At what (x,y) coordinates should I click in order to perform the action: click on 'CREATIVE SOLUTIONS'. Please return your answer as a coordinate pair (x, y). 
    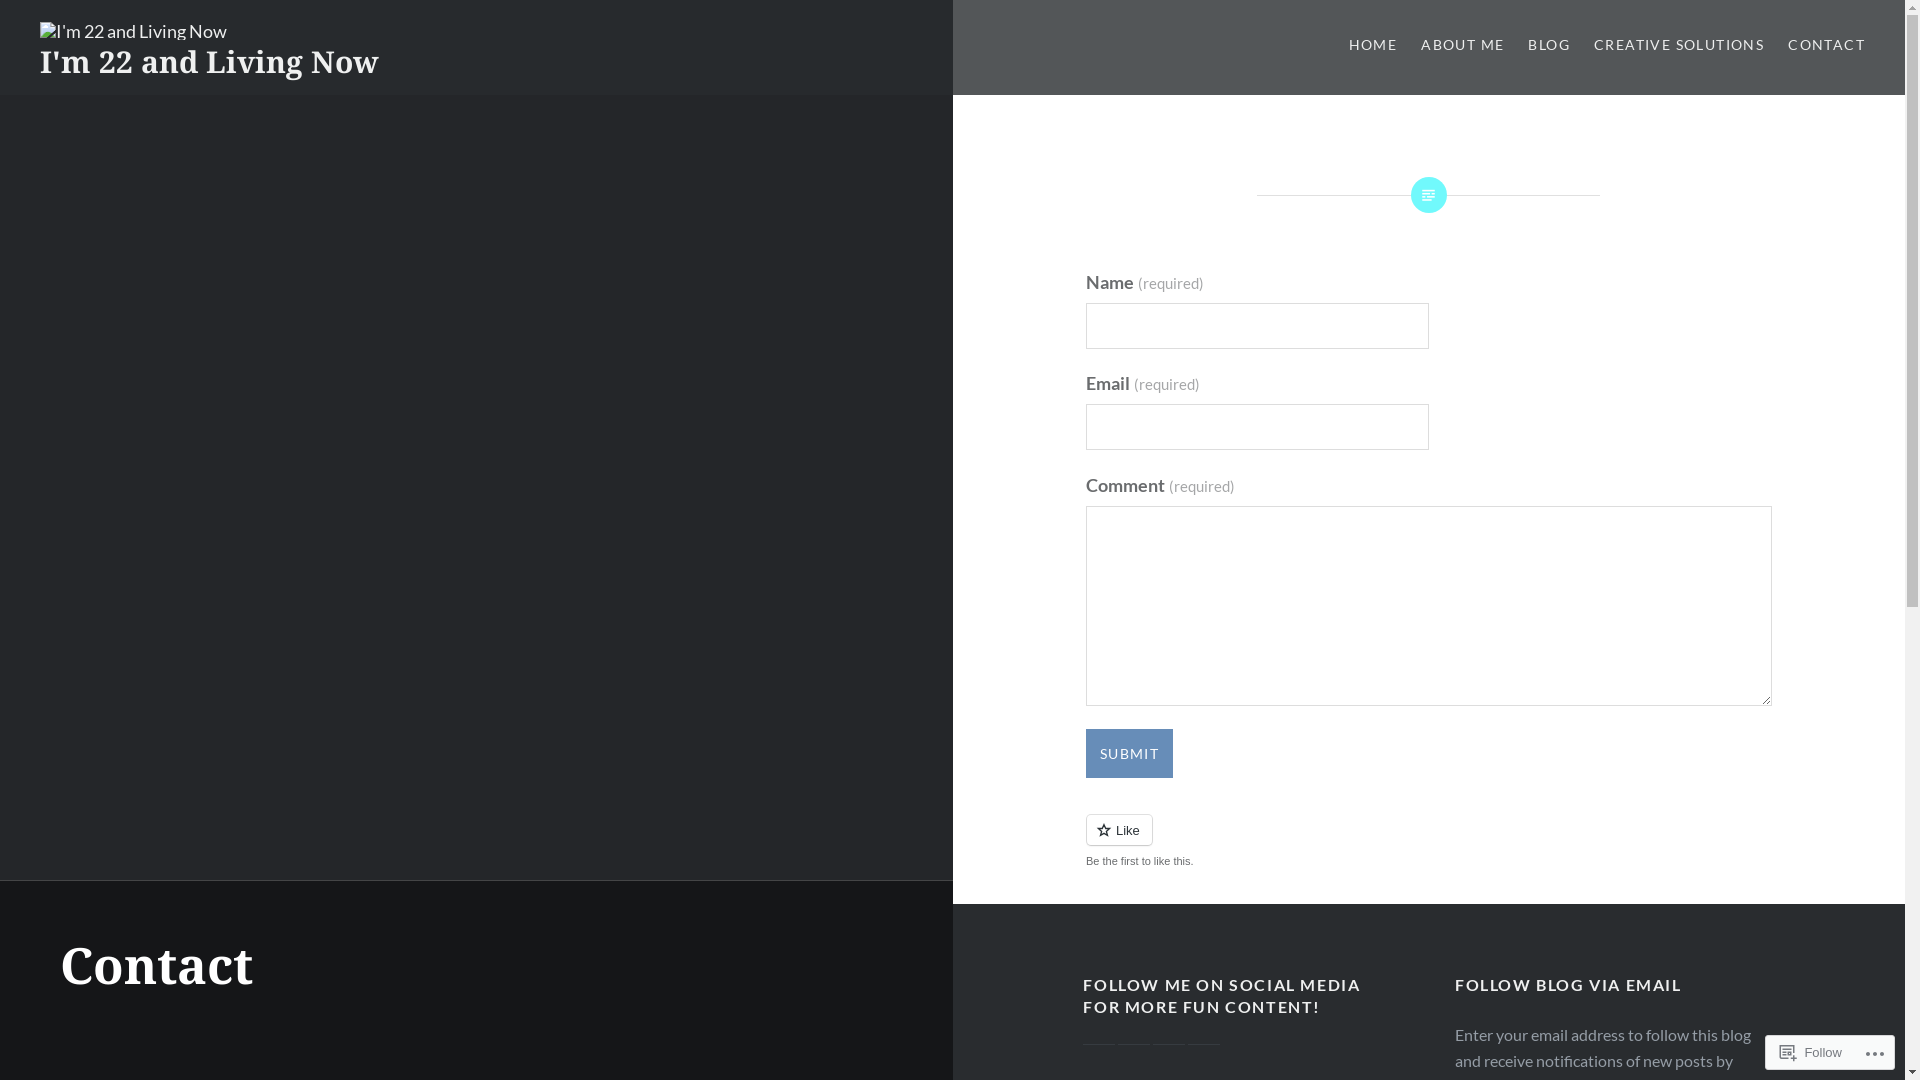
    Looking at the image, I should click on (1592, 45).